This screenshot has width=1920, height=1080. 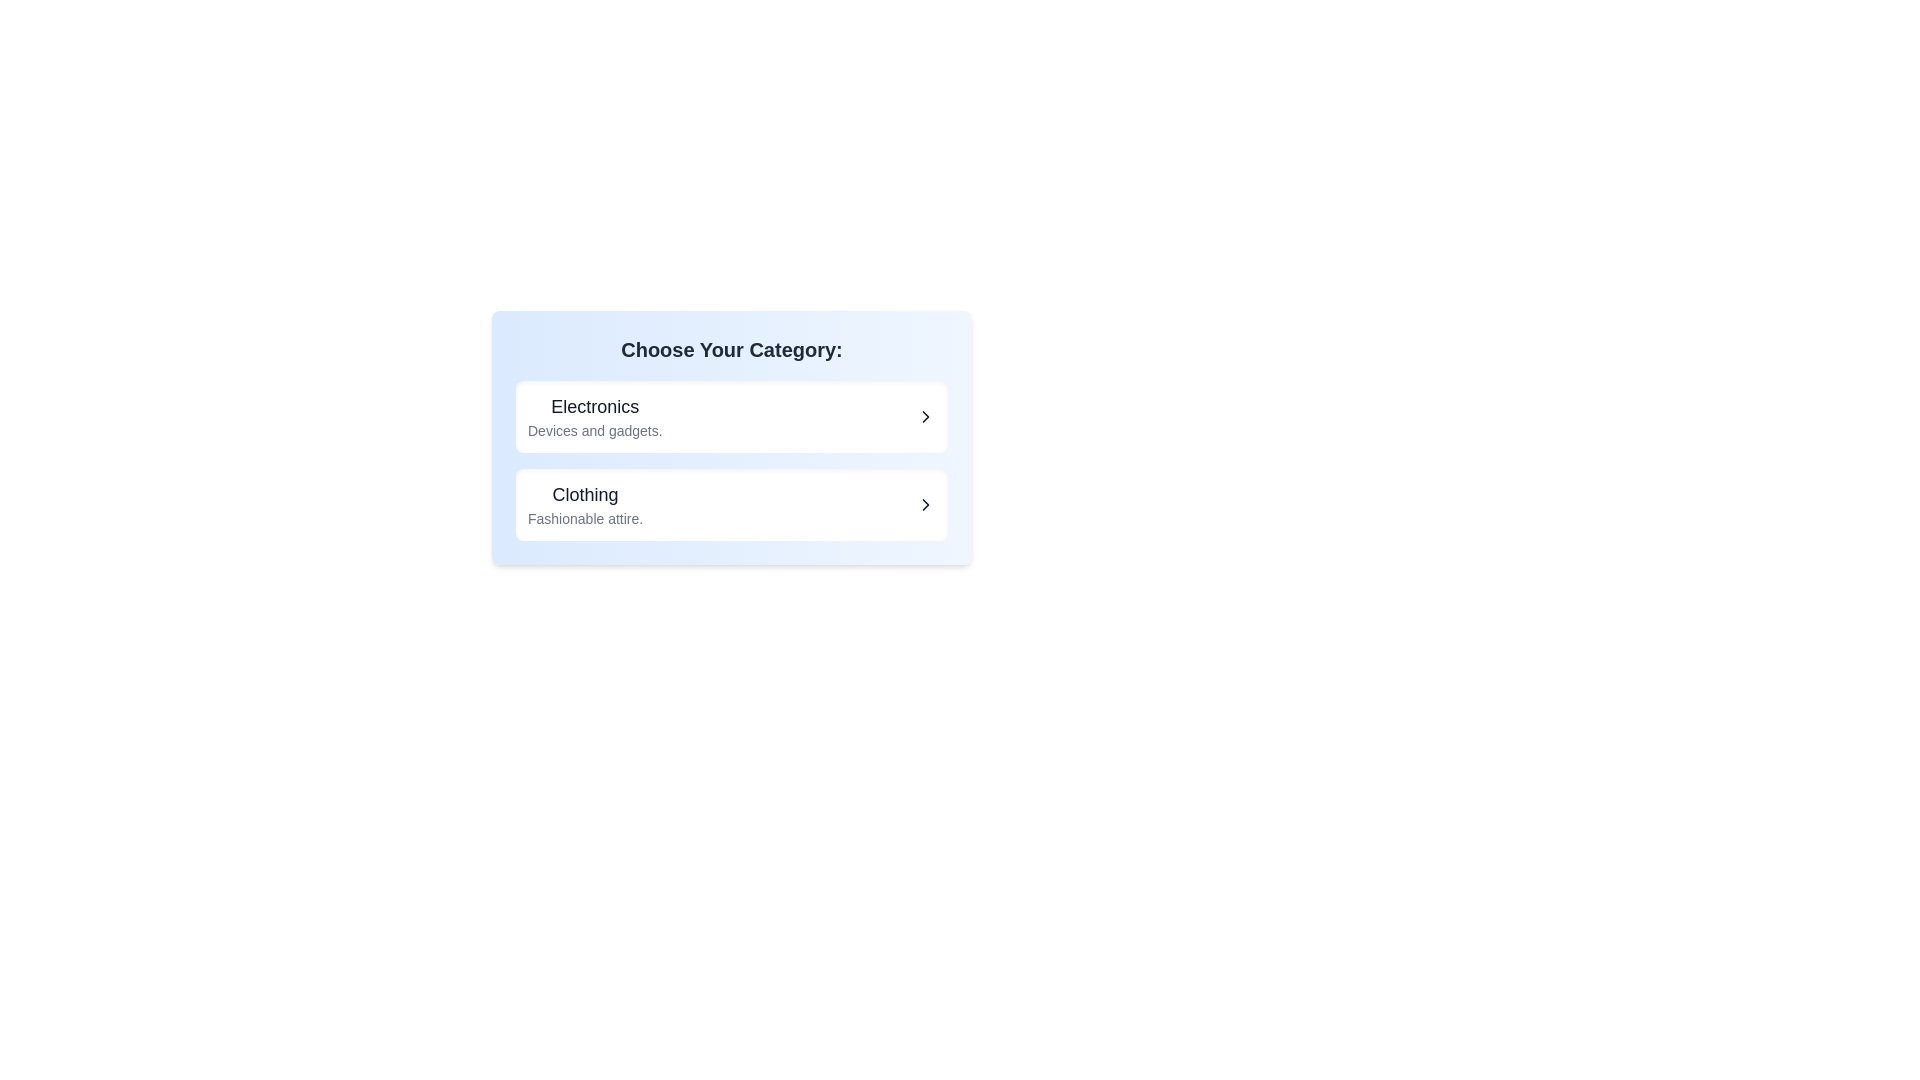 I want to click on the second entry of the selectable list item labeled 'Clothing', so click(x=730, y=504).